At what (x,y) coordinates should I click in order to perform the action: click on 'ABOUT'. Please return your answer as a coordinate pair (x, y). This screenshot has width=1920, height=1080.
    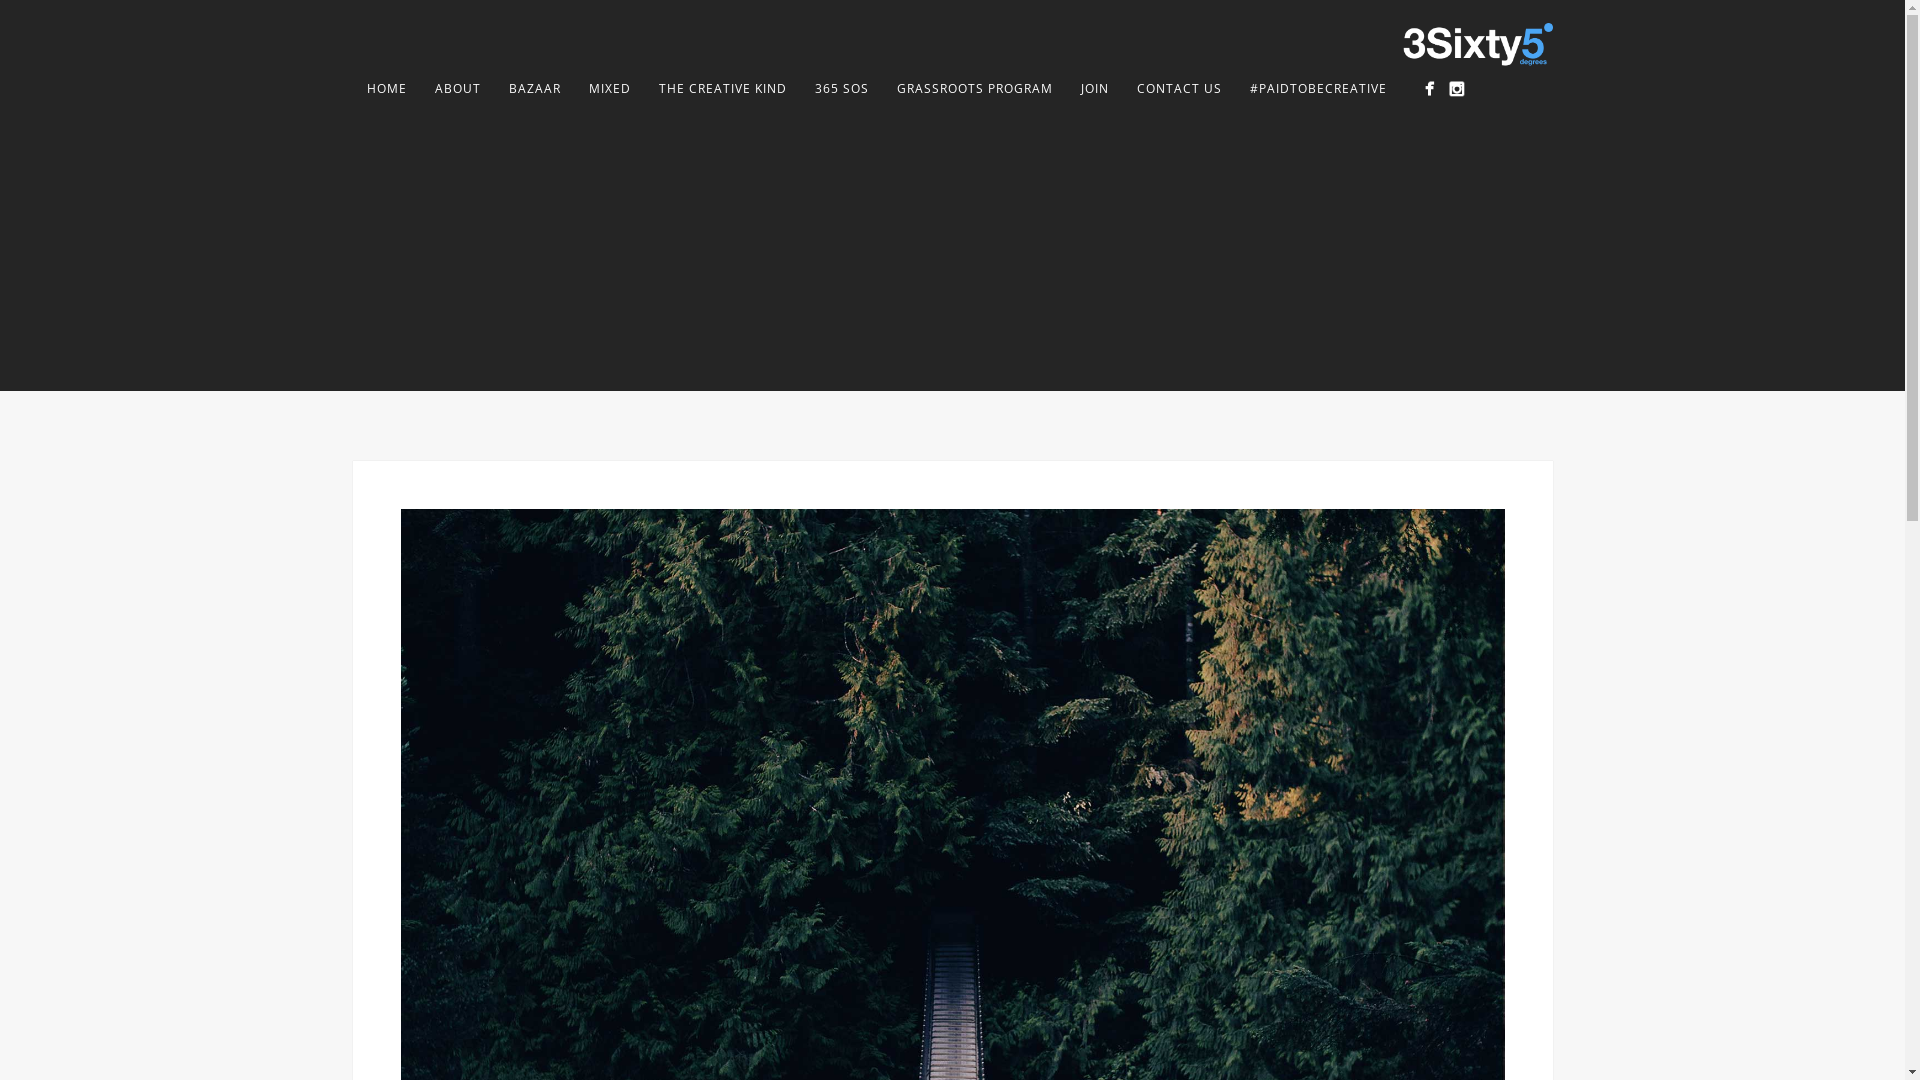
    Looking at the image, I should click on (455, 87).